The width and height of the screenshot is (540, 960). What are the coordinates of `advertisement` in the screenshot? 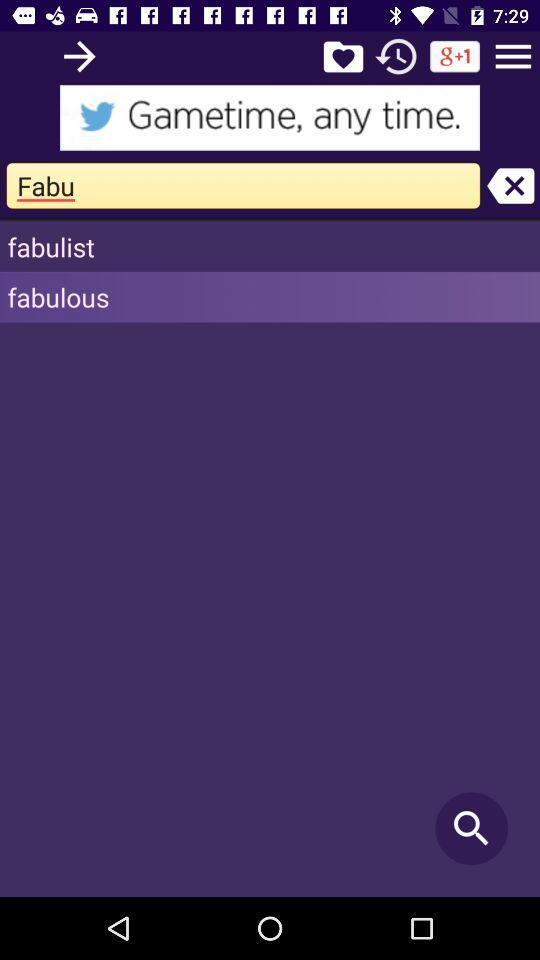 It's located at (270, 117).